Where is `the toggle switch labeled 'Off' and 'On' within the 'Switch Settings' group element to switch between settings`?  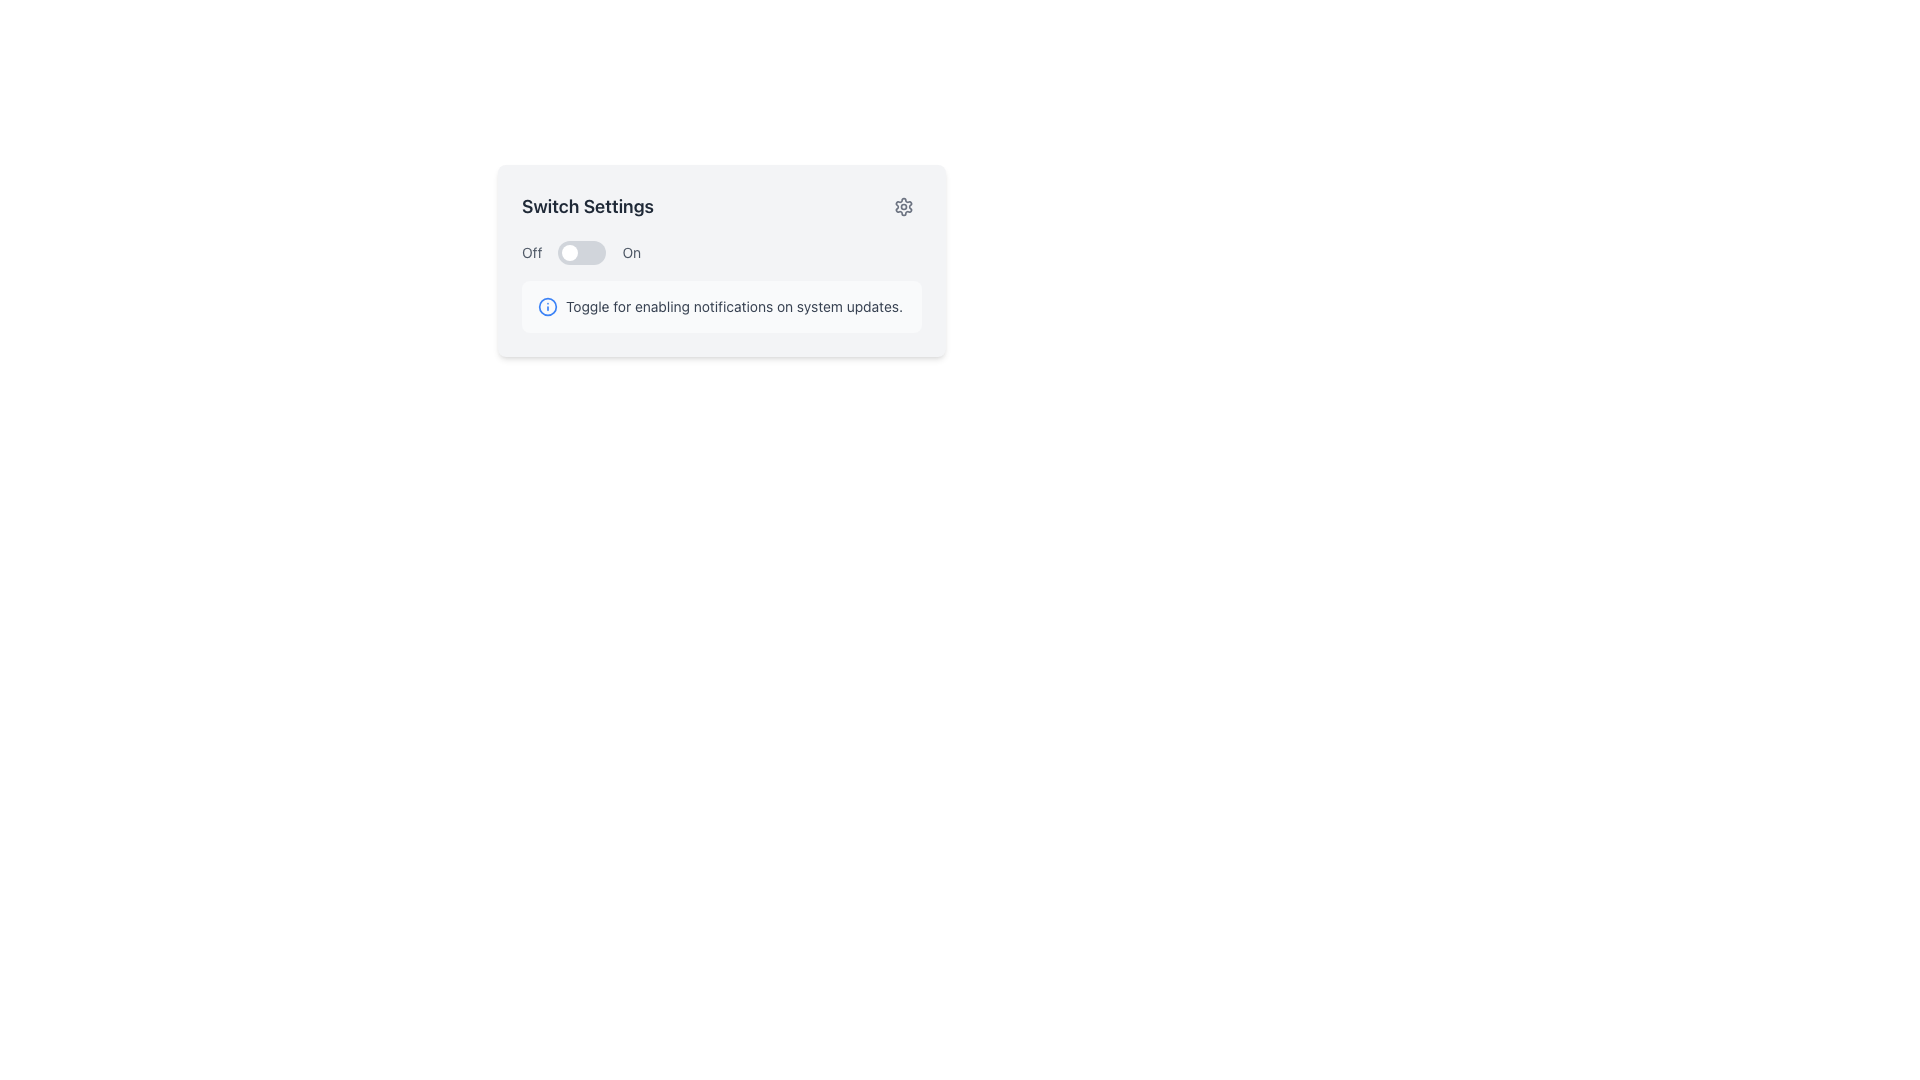
the toggle switch labeled 'Off' and 'On' within the 'Switch Settings' group element to switch between settings is located at coordinates (720, 260).